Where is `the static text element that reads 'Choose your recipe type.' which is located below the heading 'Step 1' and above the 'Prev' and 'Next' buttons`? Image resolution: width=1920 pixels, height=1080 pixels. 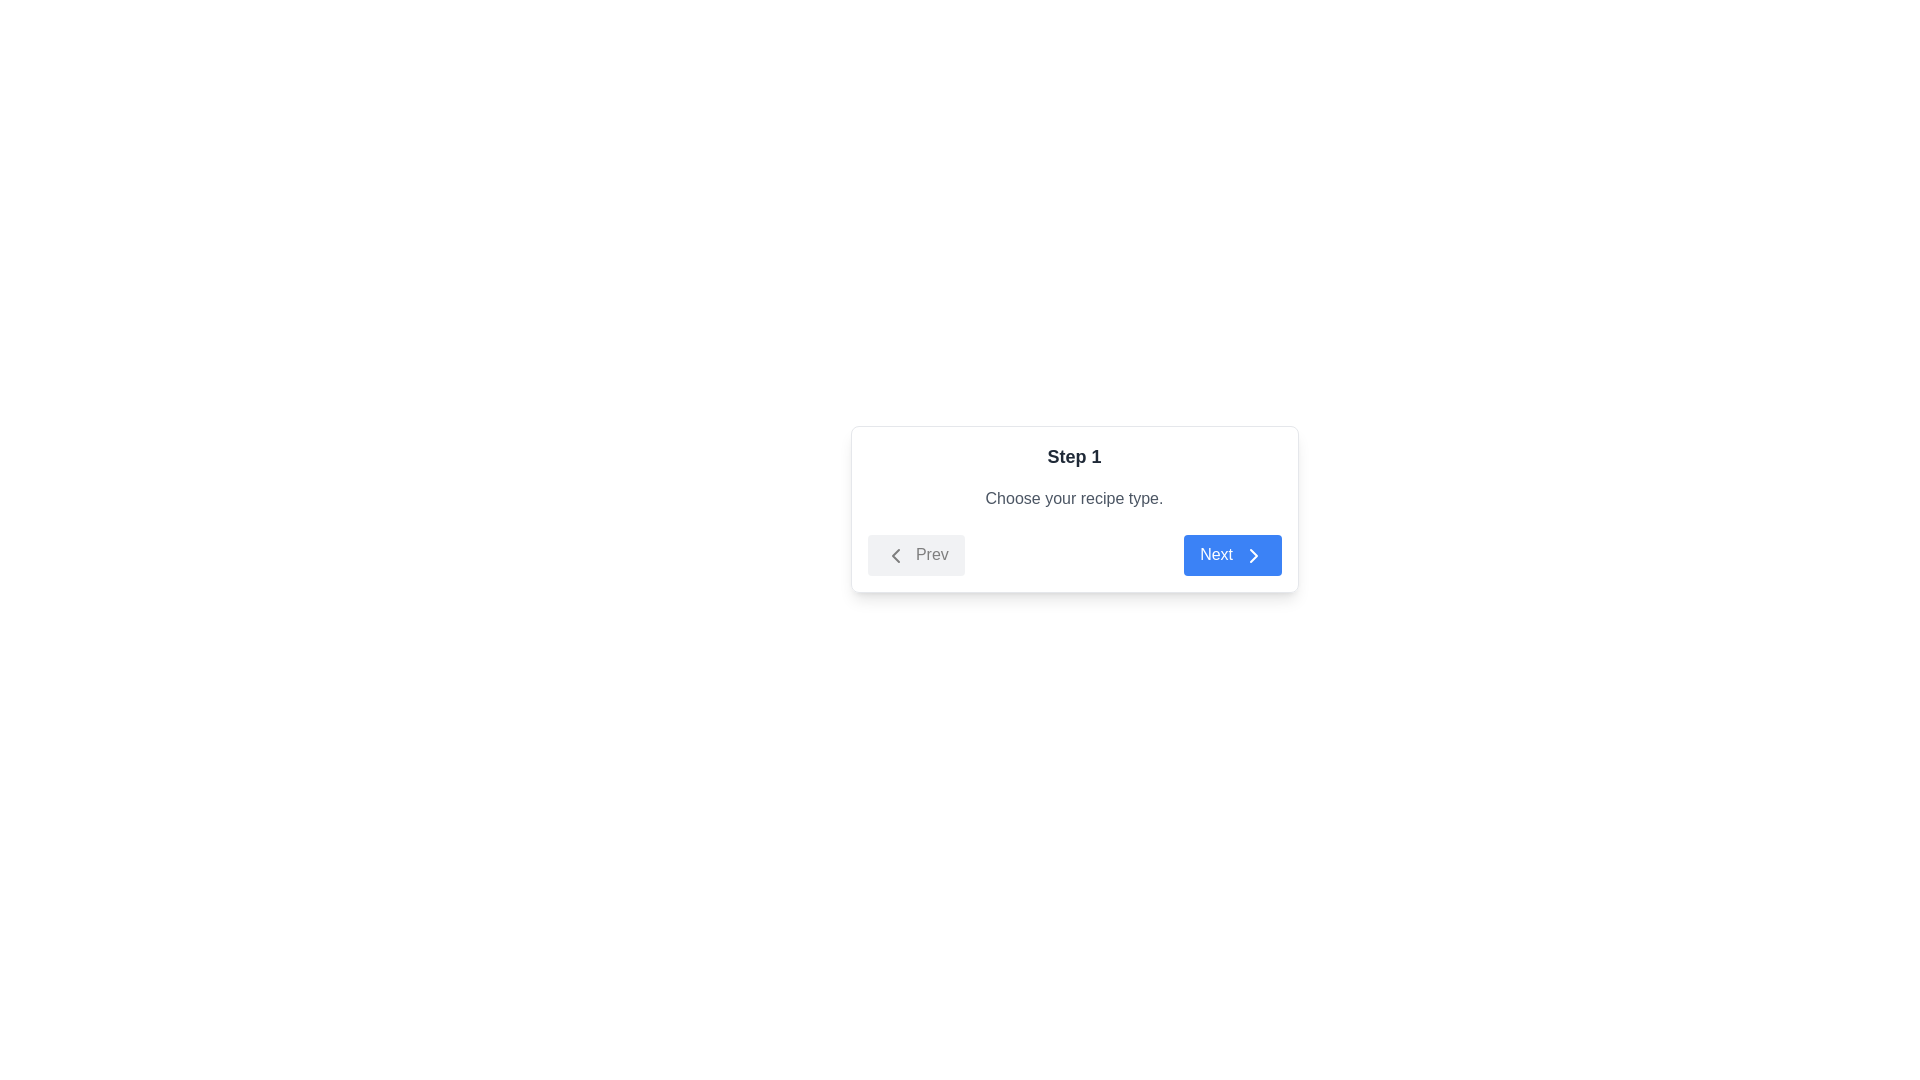
the static text element that reads 'Choose your recipe type.' which is located below the heading 'Step 1' and above the 'Prev' and 'Next' buttons is located at coordinates (1073, 497).